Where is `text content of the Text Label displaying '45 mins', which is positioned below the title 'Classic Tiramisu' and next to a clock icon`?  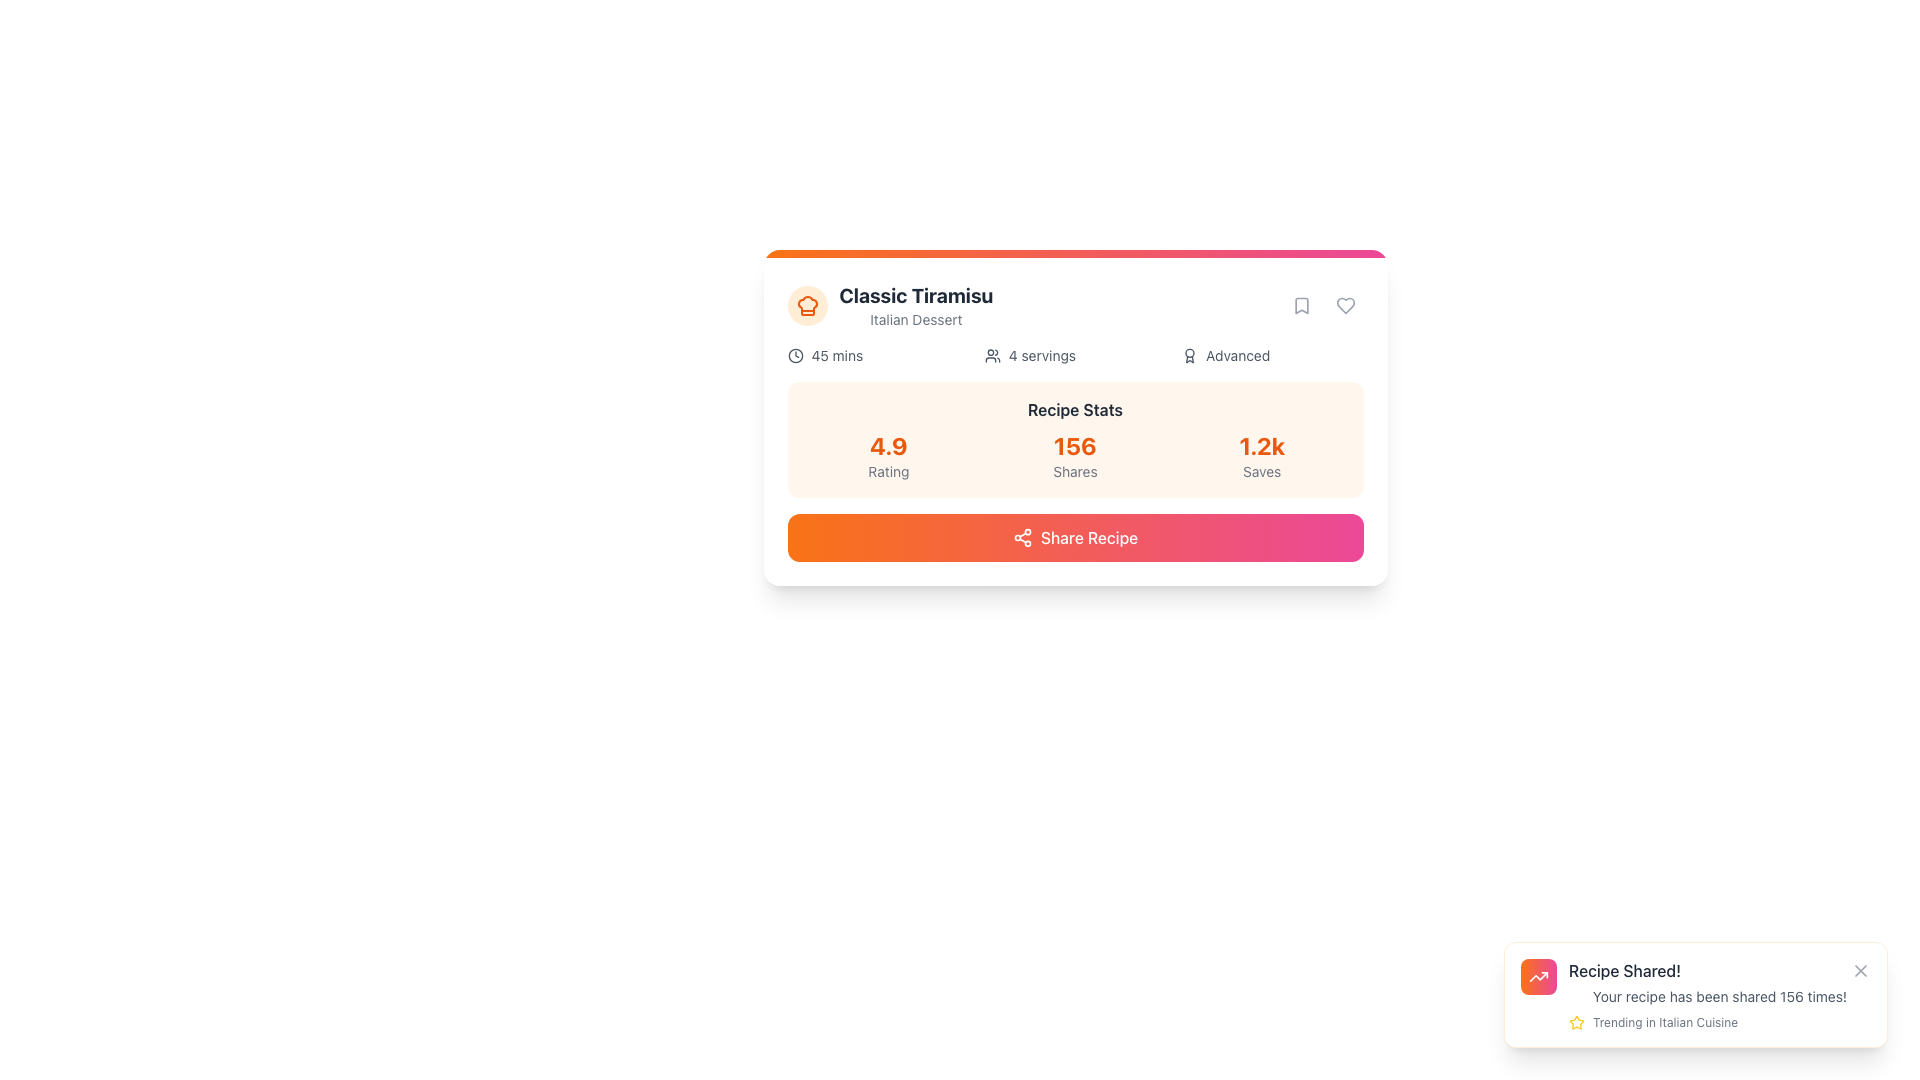 text content of the Text Label displaying '45 mins', which is positioned below the title 'Classic Tiramisu' and next to a clock icon is located at coordinates (837, 354).